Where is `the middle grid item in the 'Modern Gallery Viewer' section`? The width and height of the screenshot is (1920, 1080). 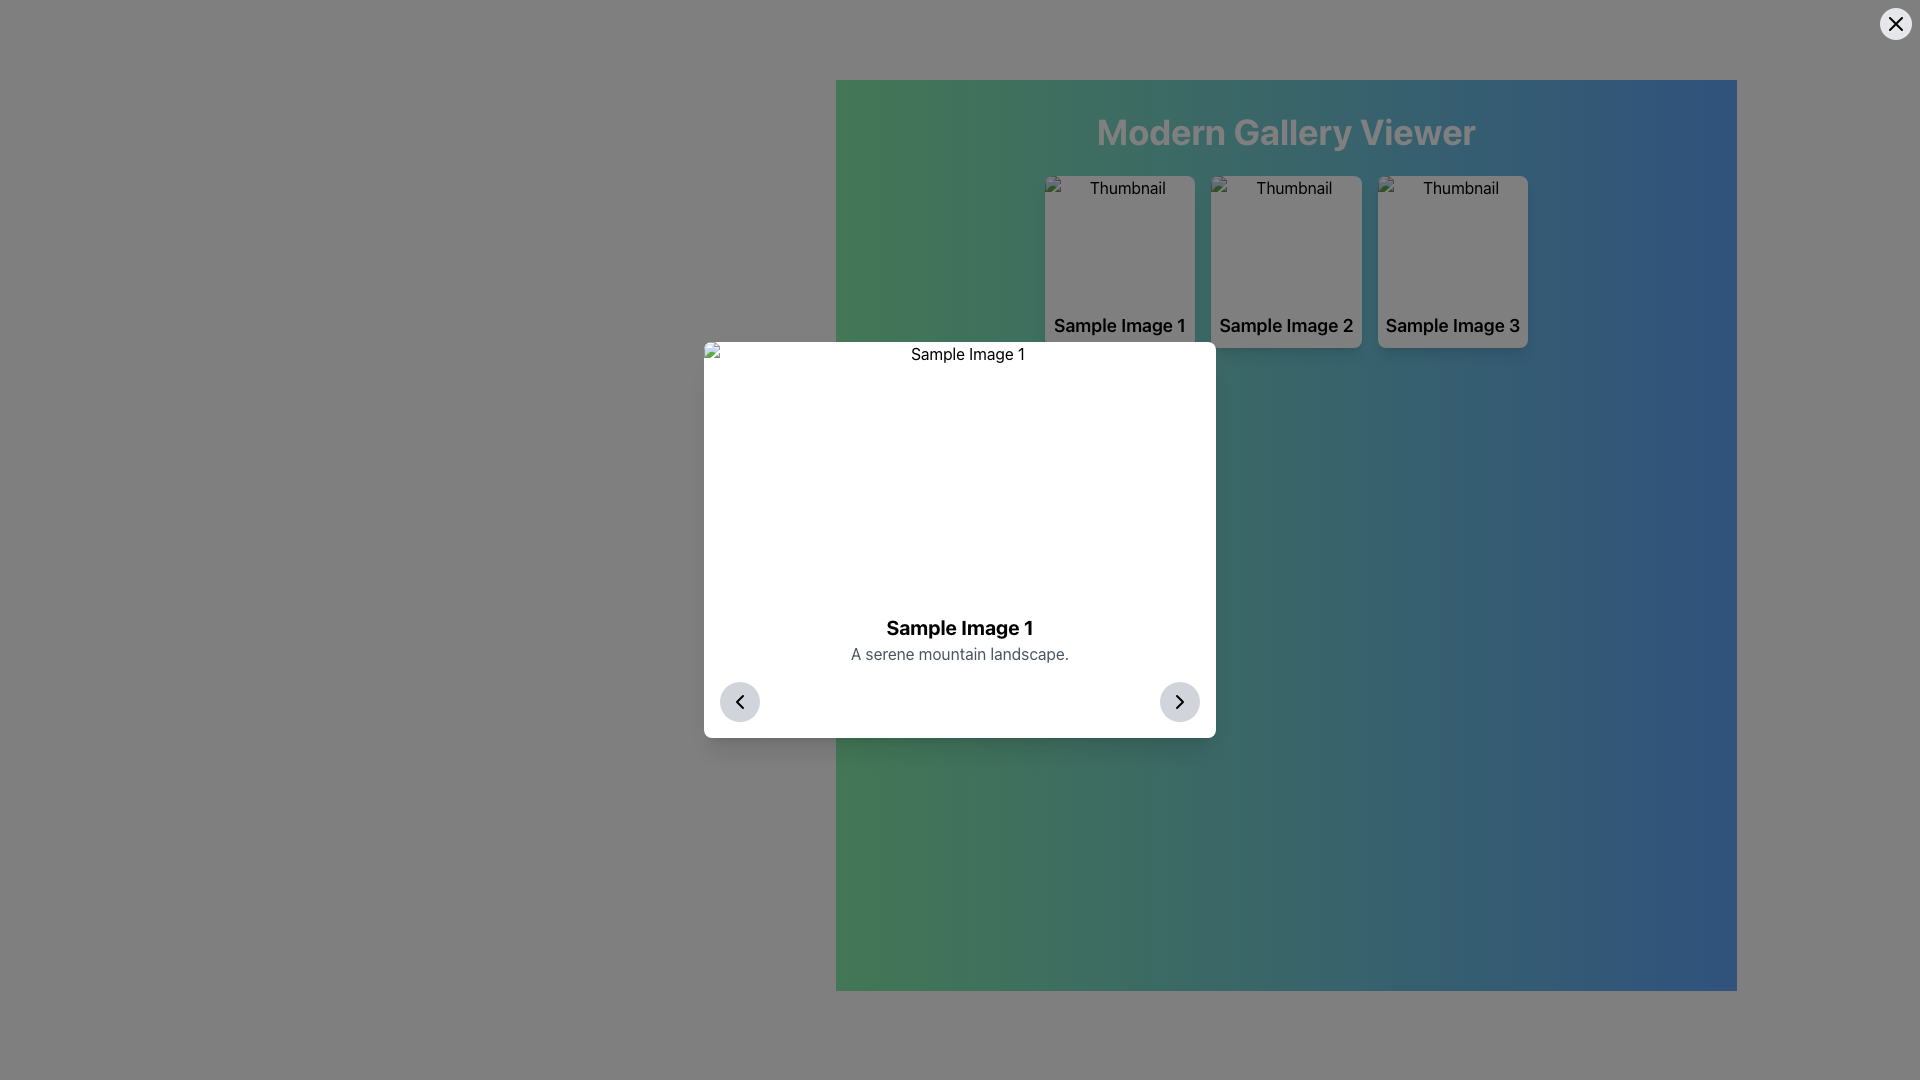
the middle grid item in the 'Modern Gallery Viewer' section is located at coordinates (1286, 261).